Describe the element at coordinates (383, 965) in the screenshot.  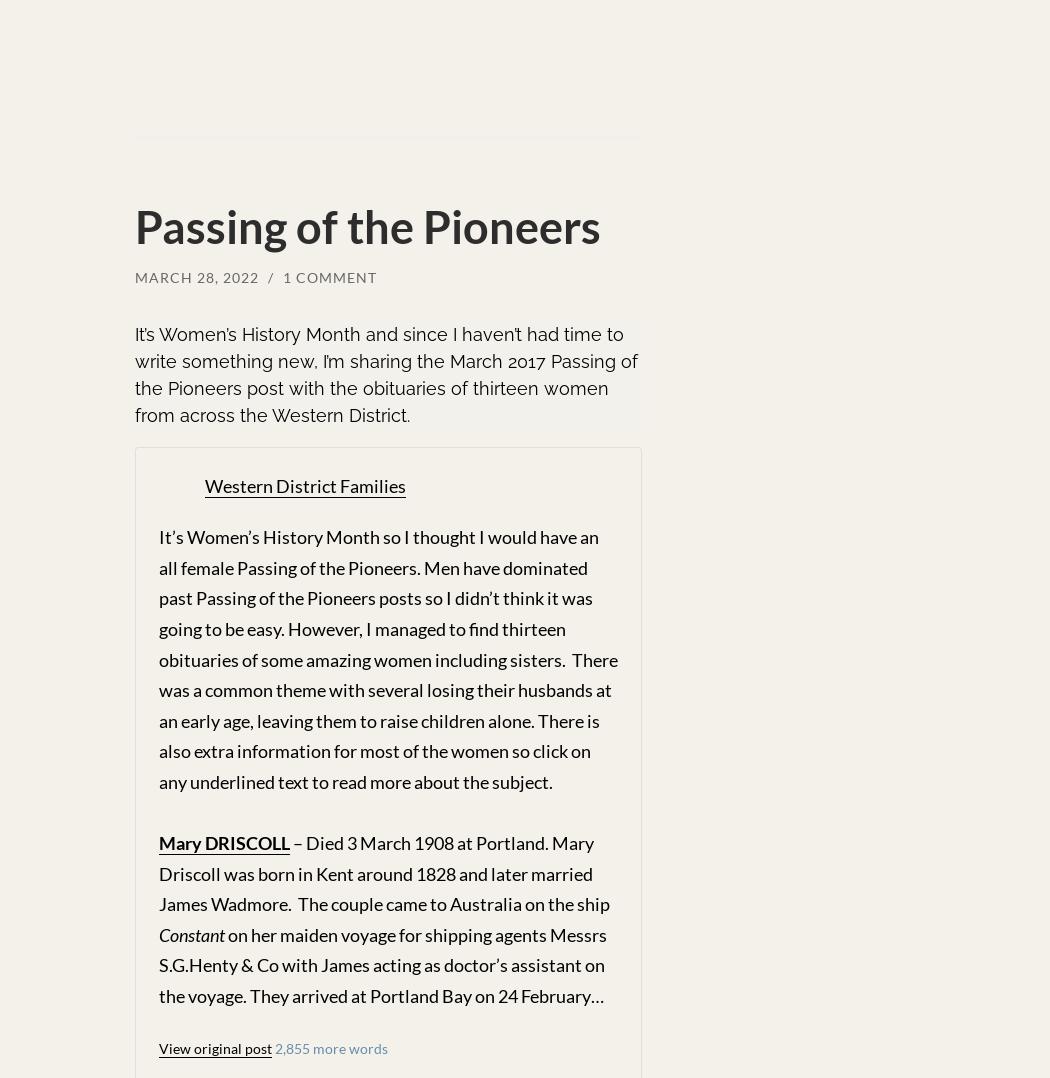
I see `'on her maiden voyage for shipping agents Messrs S.G.Henty & Co with James acting as doctor’s assistant on the voyage. They arrived at Portland Bay on 24 February…'` at that location.